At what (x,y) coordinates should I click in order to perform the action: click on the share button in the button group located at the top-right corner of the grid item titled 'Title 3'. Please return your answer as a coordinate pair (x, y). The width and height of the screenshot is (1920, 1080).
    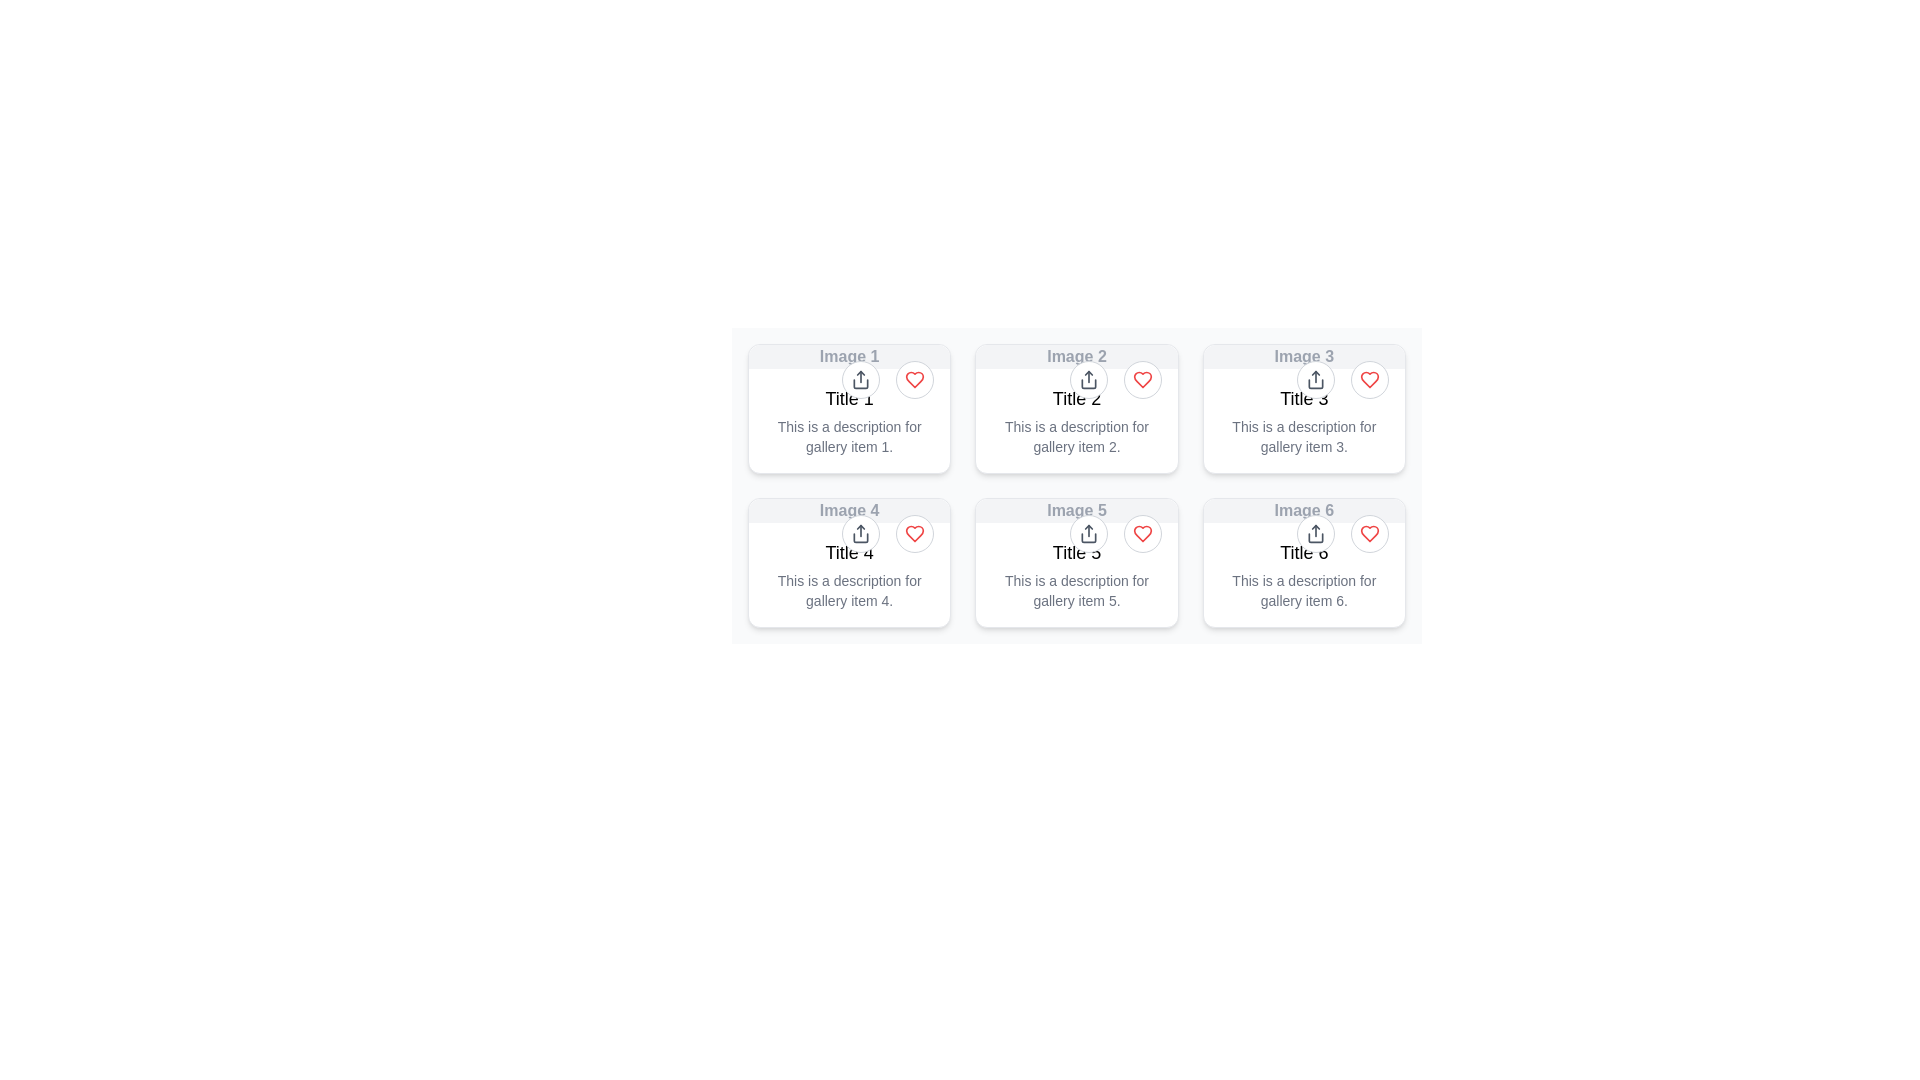
    Looking at the image, I should click on (1343, 380).